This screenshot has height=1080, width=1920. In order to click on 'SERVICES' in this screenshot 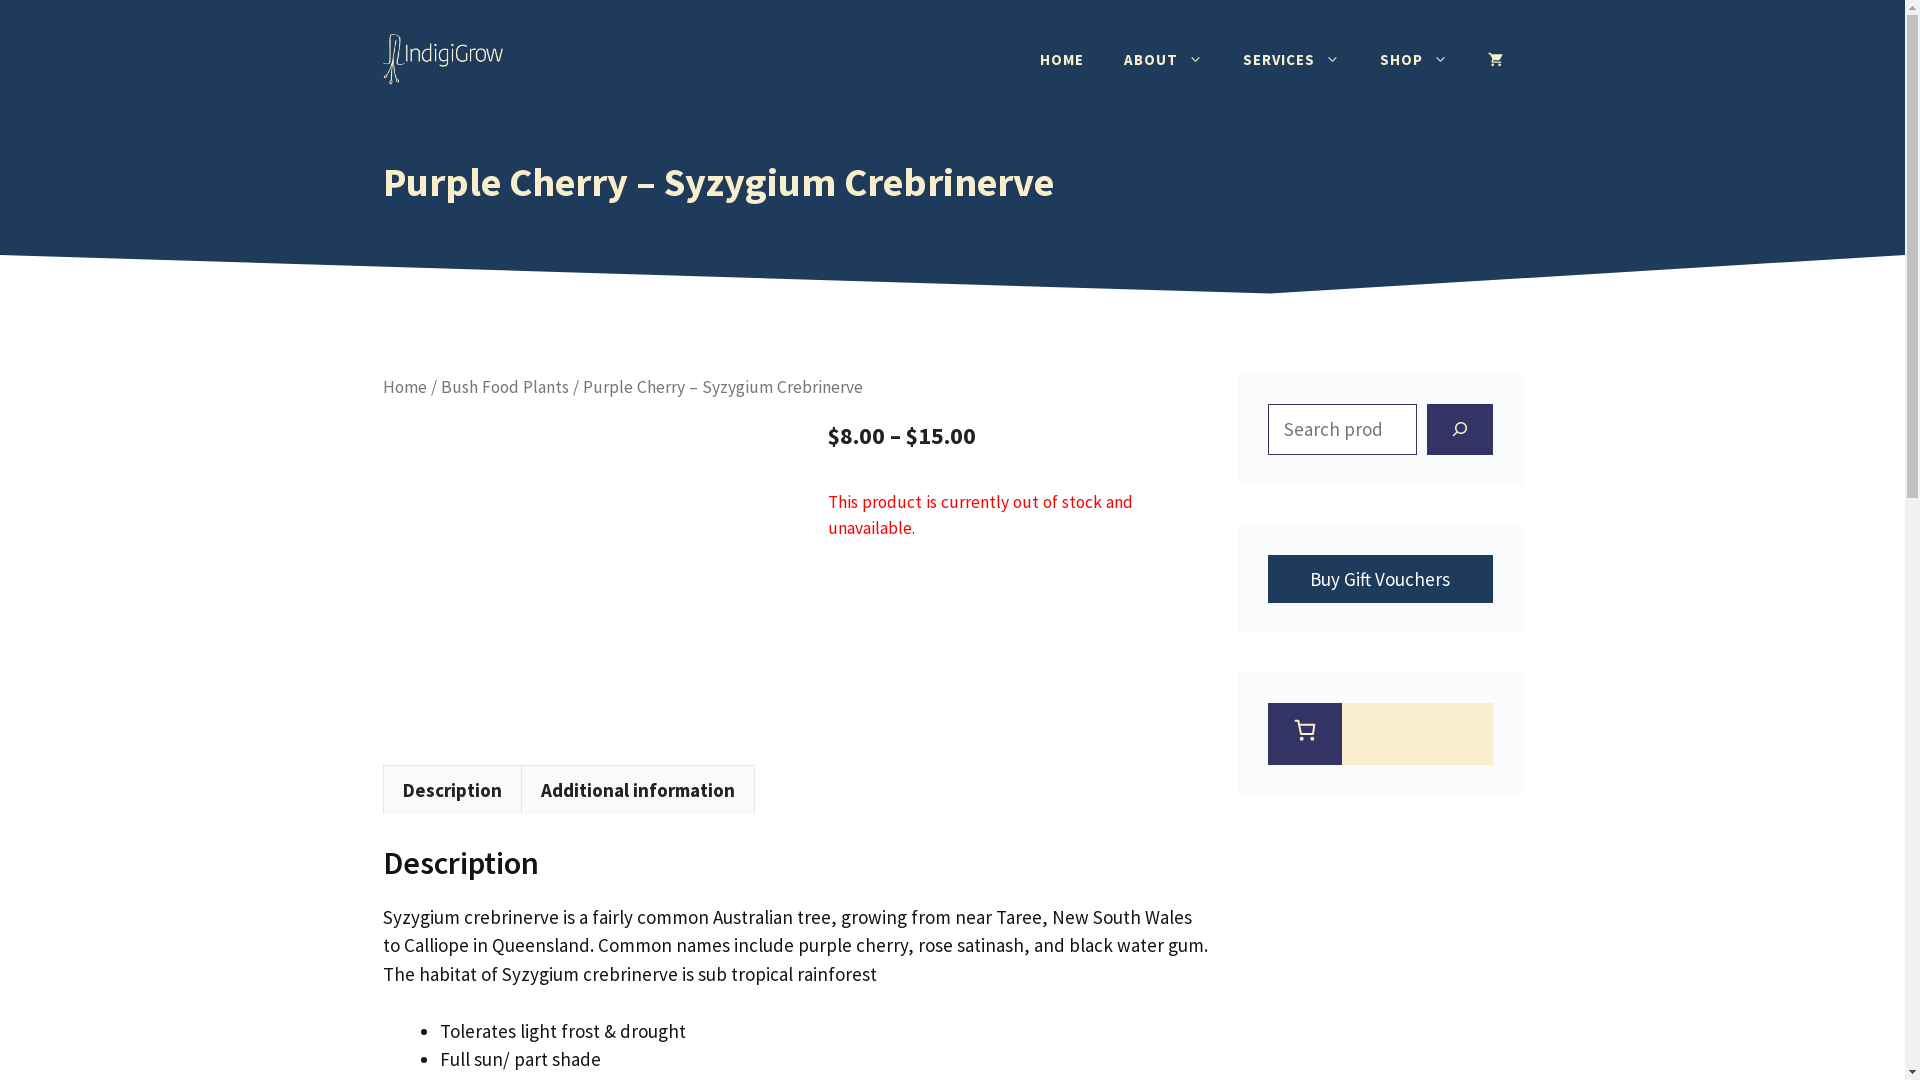, I will do `click(1290, 59)`.